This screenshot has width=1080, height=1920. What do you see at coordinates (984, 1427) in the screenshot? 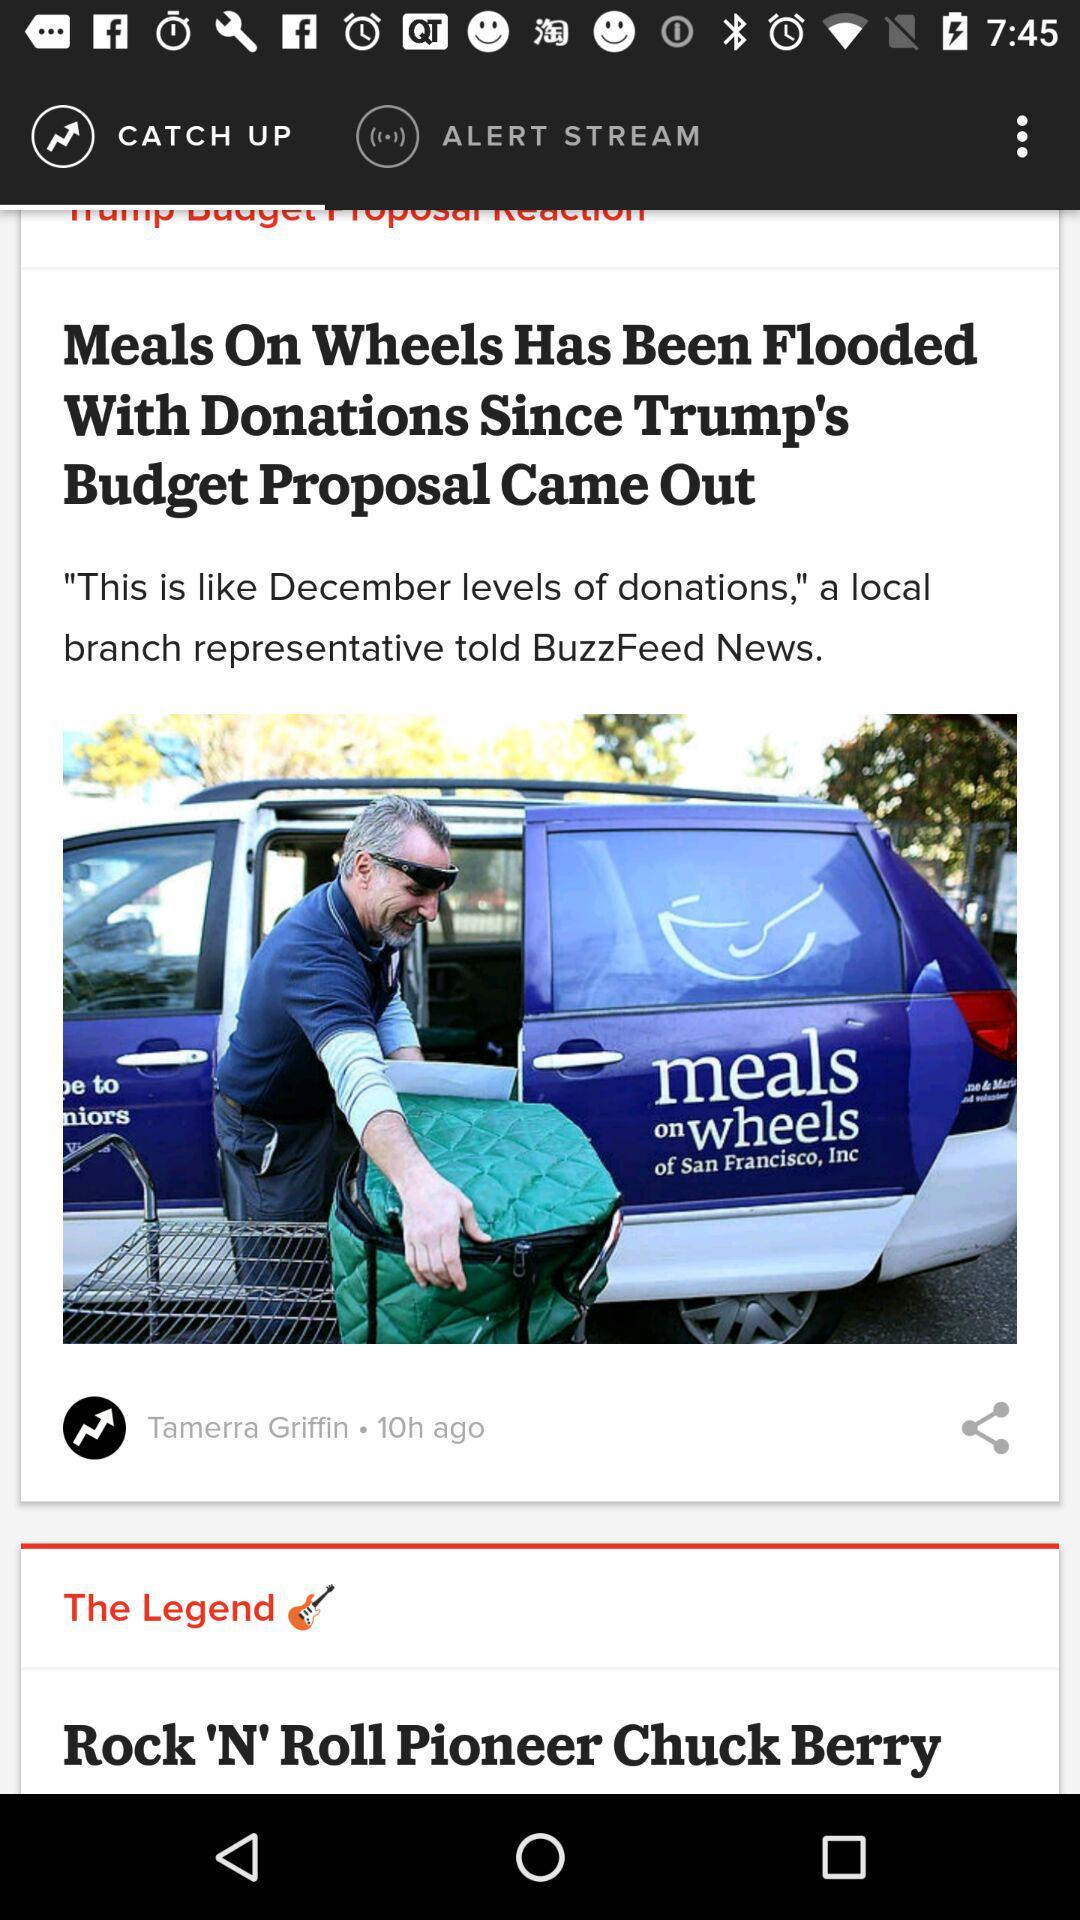
I see `icon at the bottom right corner` at bounding box center [984, 1427].